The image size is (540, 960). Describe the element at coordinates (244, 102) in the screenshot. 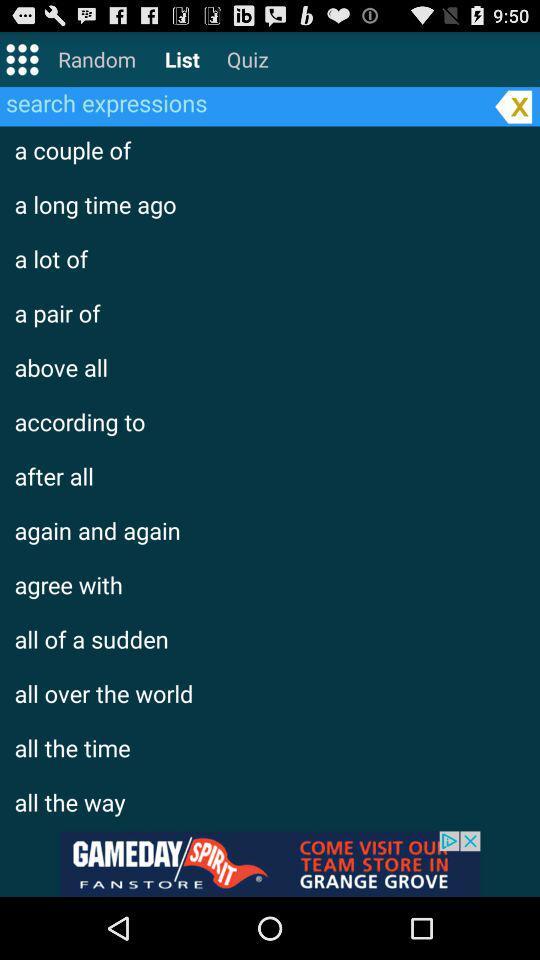

I see `word search option` at that location.